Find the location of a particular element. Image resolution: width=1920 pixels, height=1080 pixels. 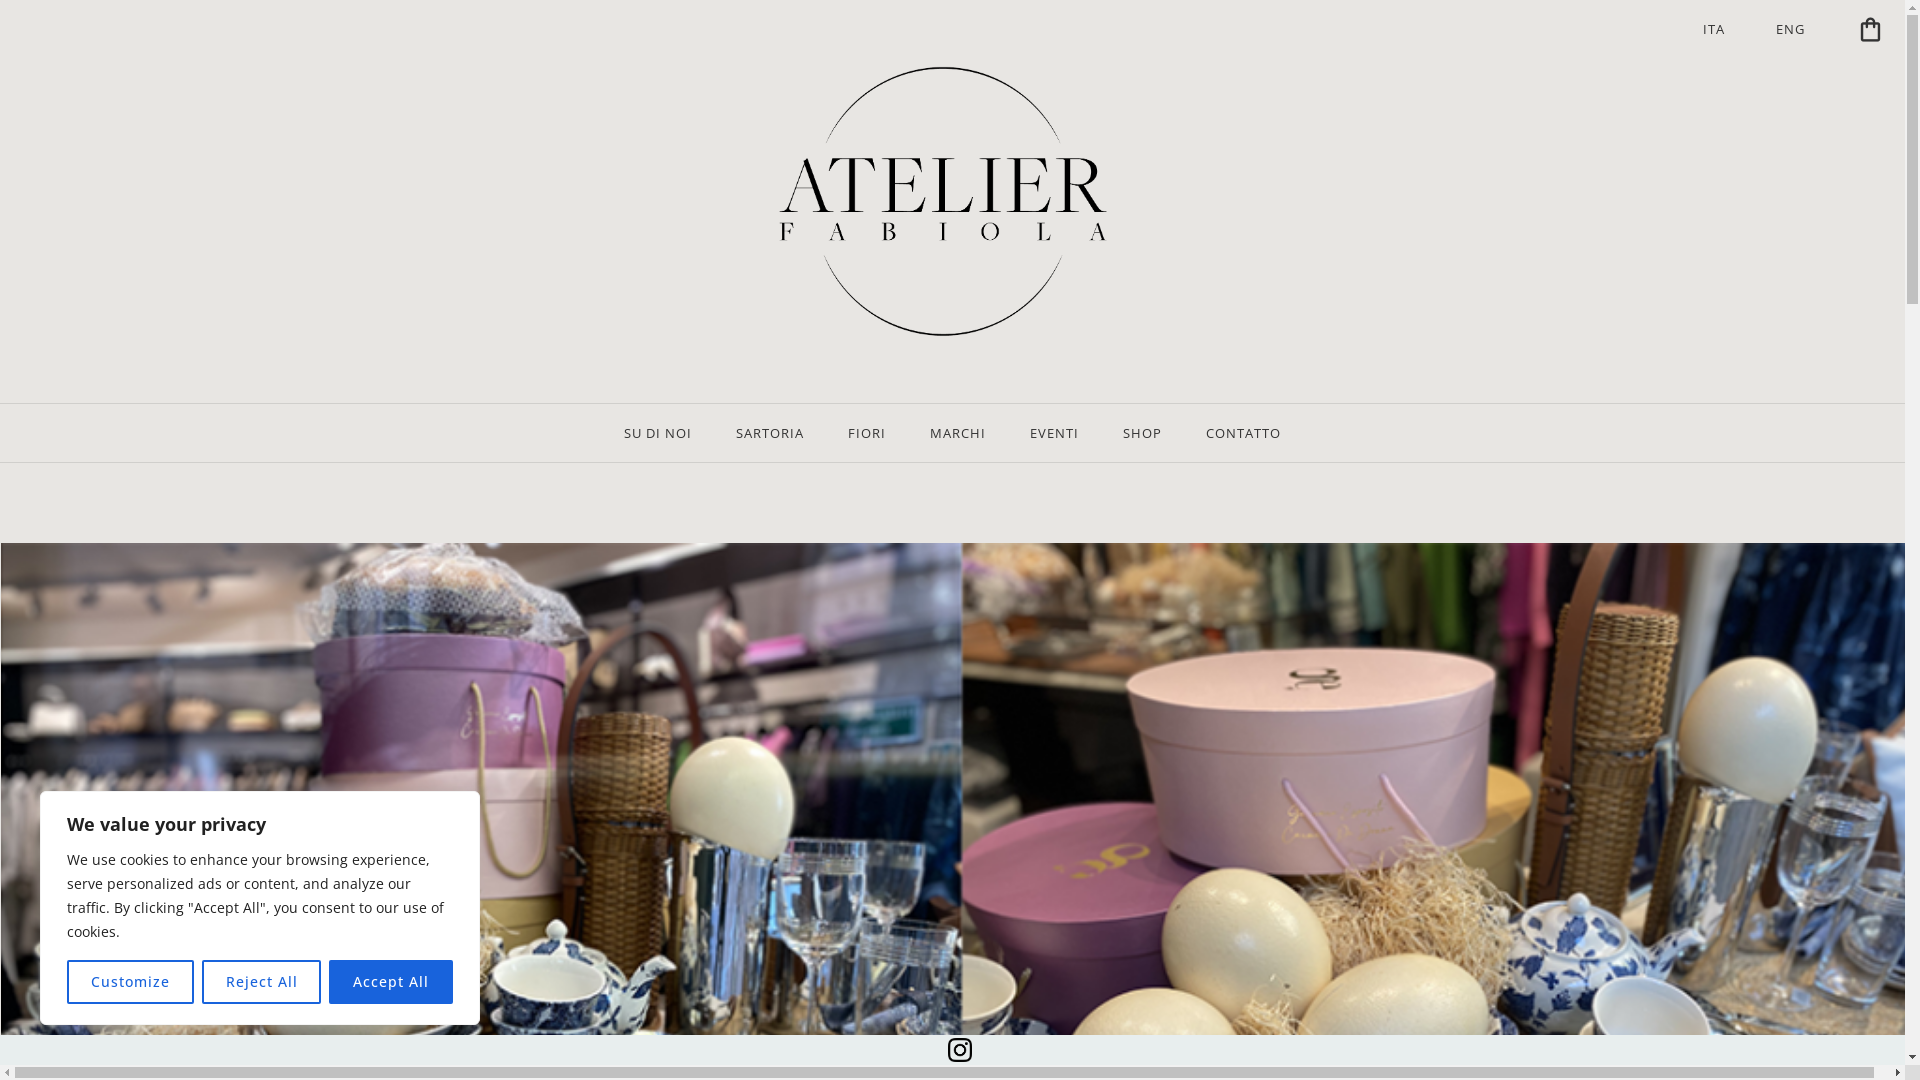

'ITA' is located at coordinates (1712, 29).